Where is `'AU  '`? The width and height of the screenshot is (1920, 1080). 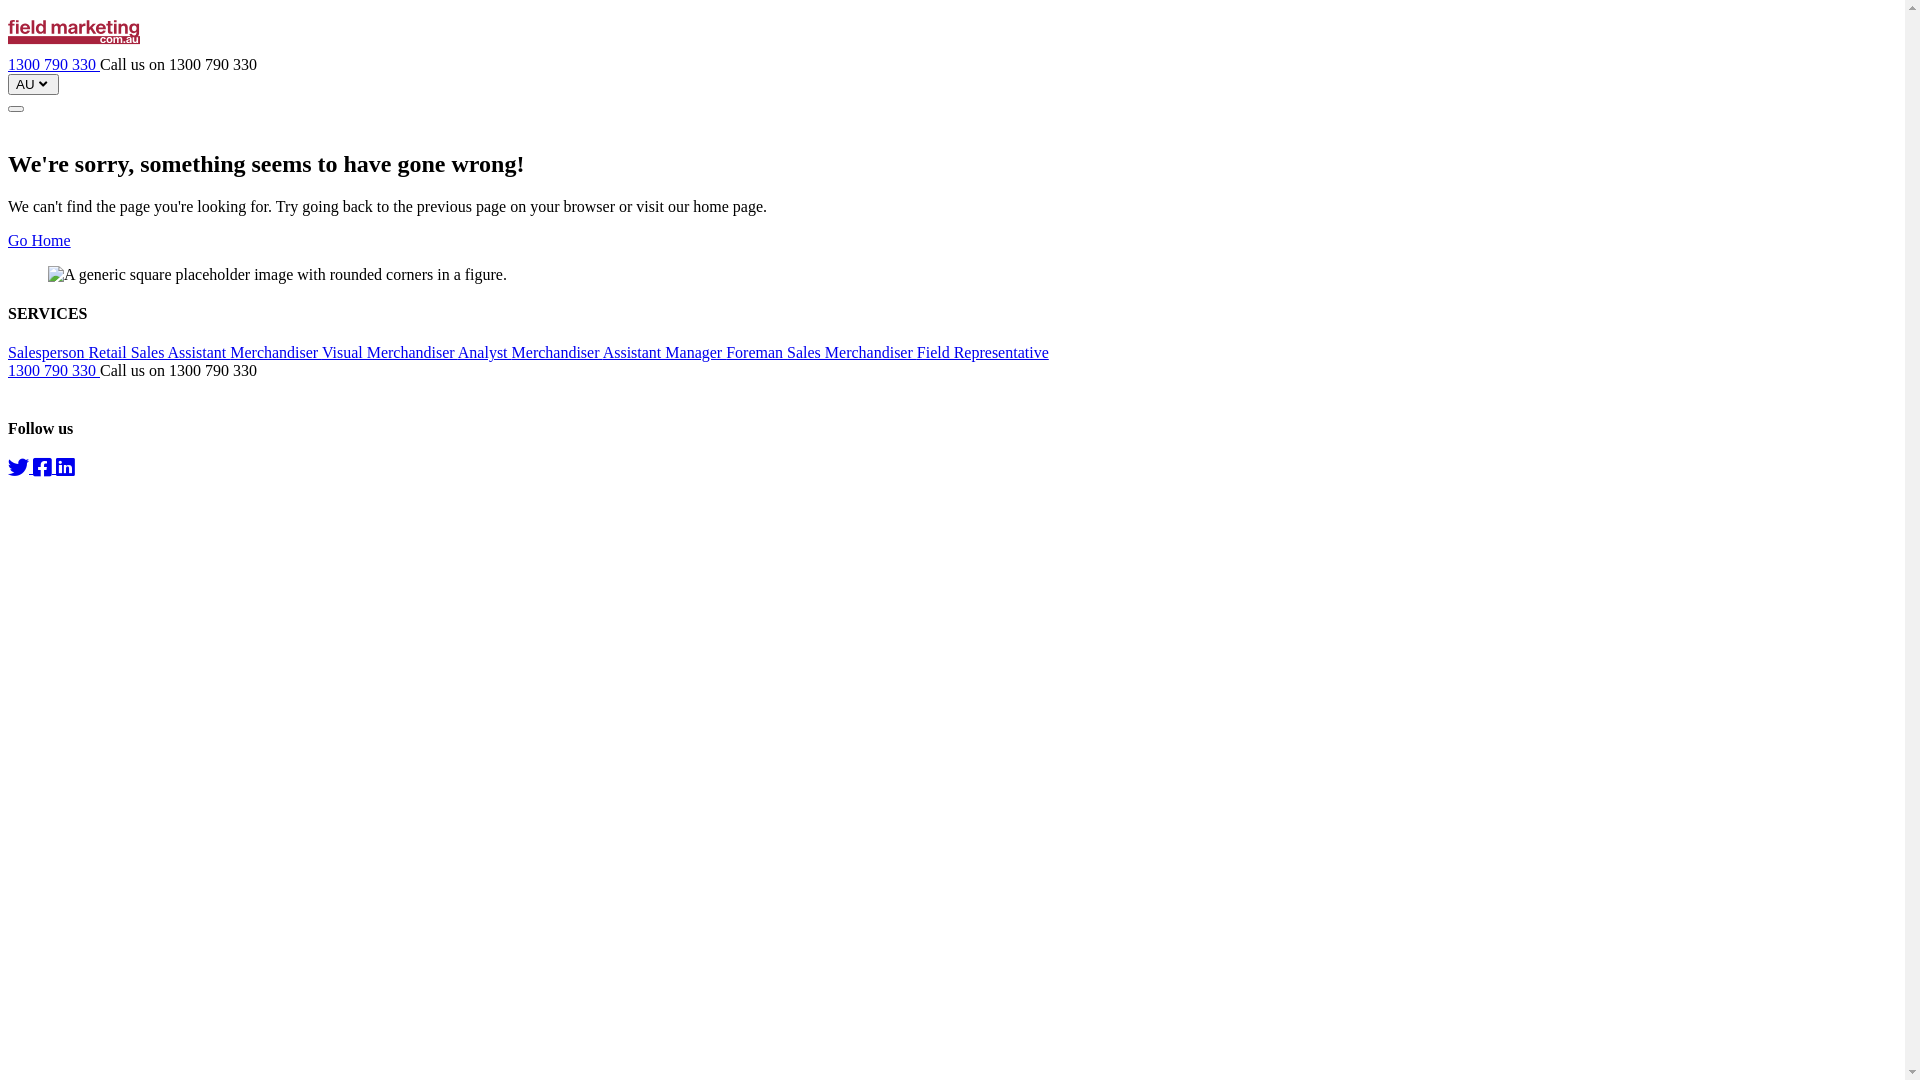 'AU  ' is located at coordinates (8, 83).